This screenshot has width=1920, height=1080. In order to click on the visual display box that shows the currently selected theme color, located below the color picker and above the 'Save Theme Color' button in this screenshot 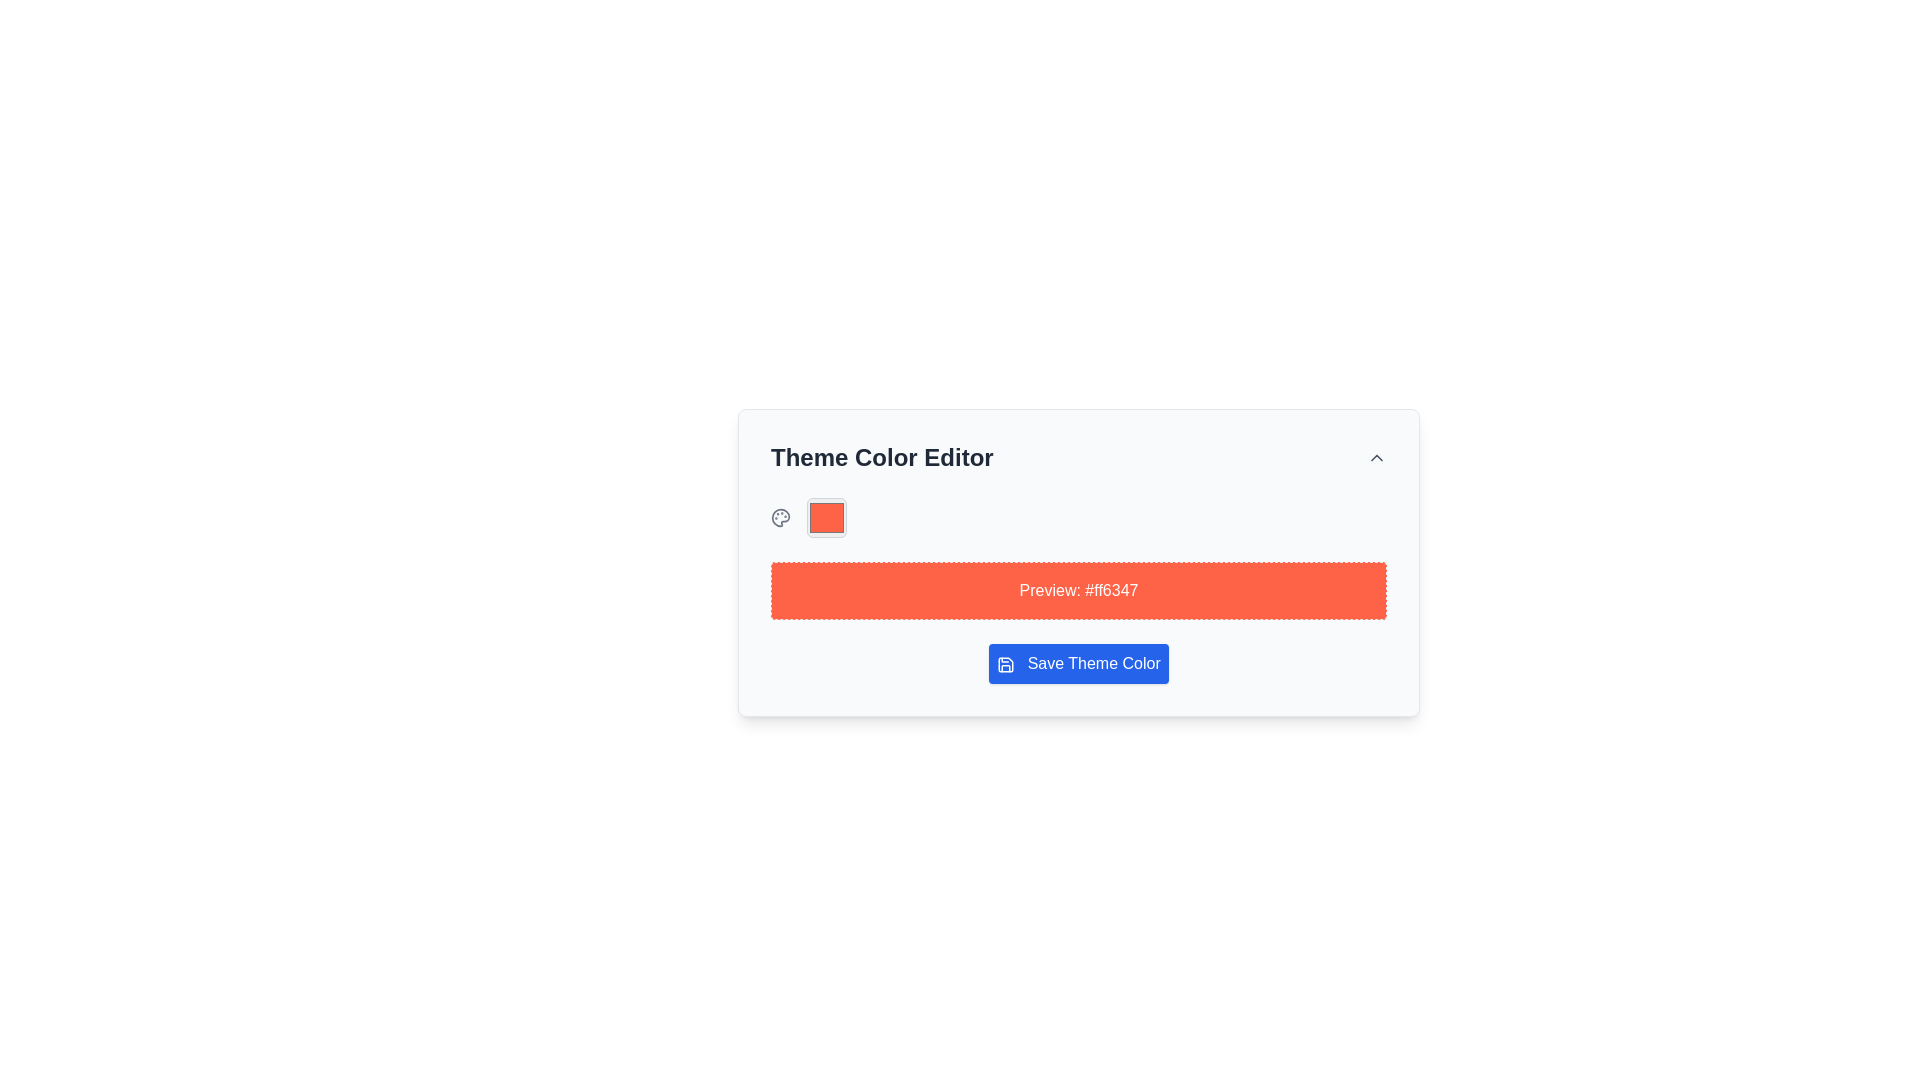, I will do `click(1078, 589)`.